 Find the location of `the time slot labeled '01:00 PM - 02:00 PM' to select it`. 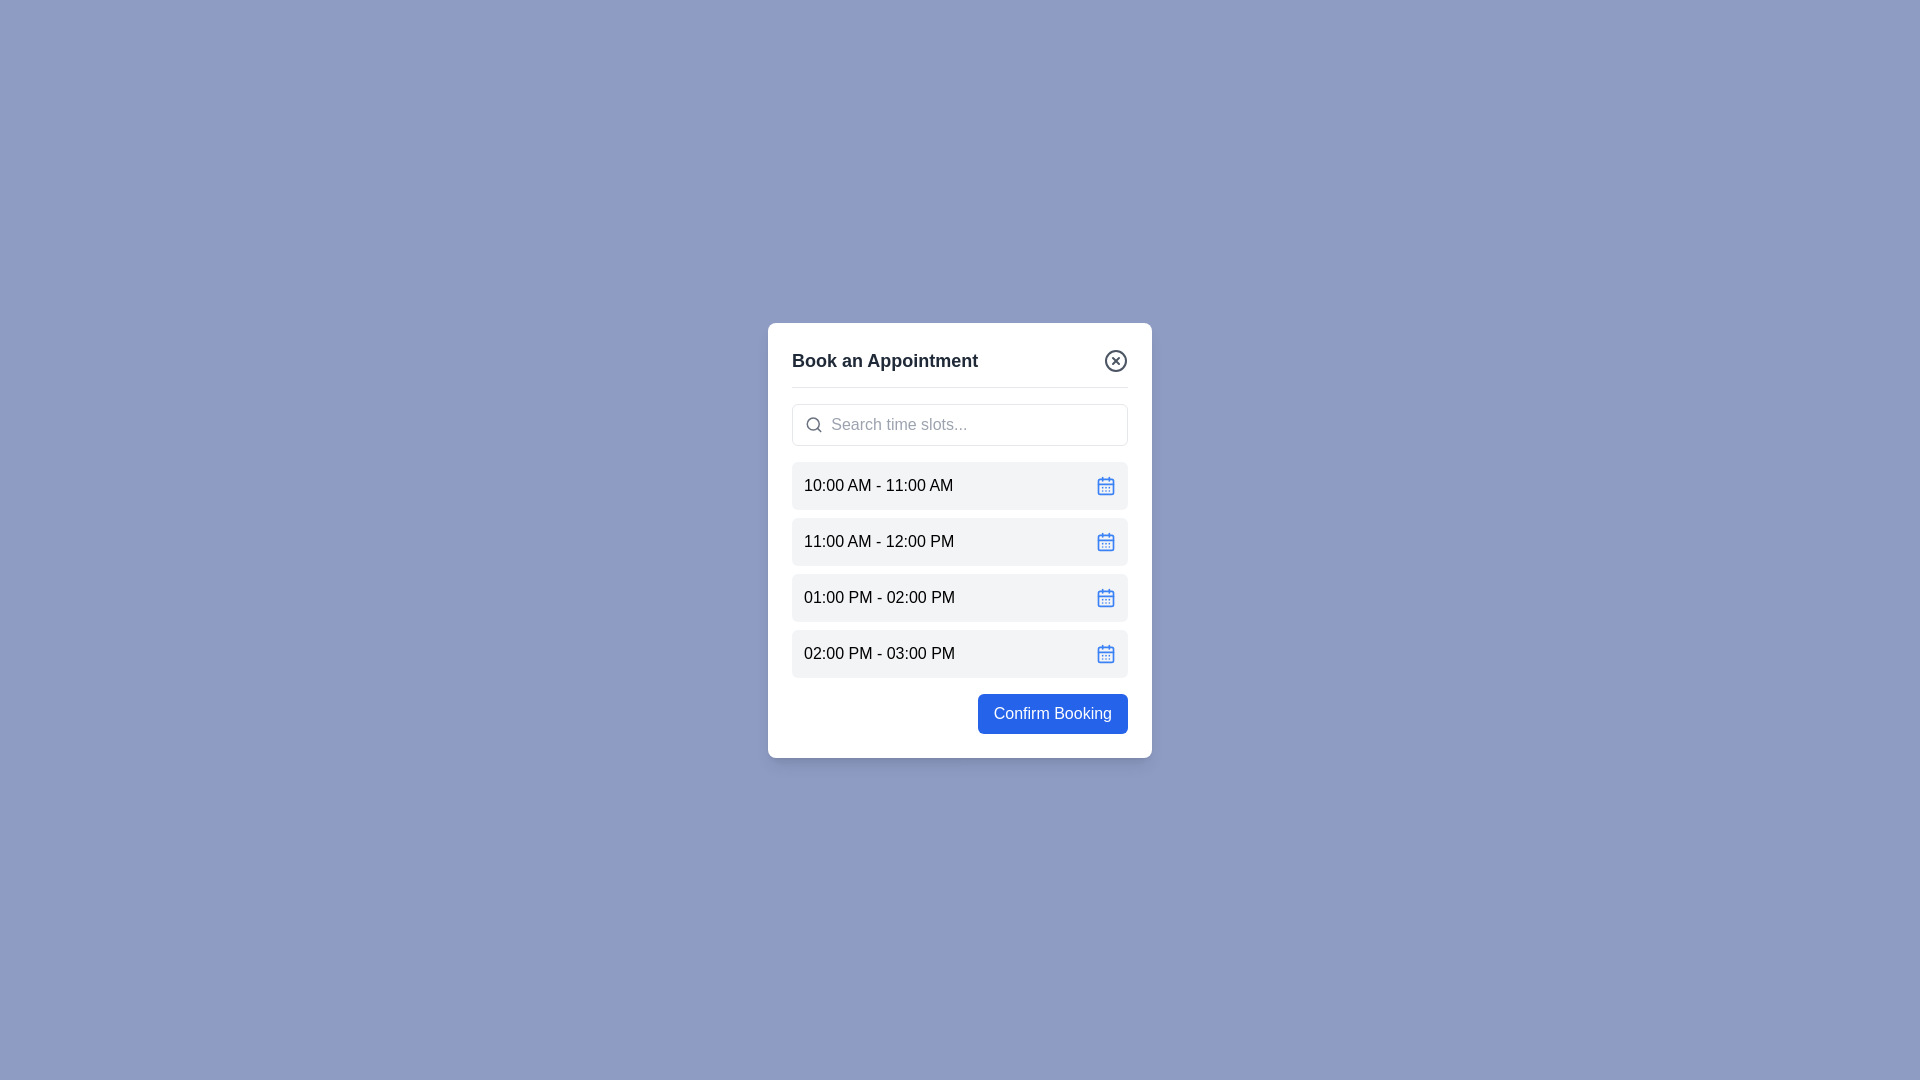

the time slot labeled '01:00 PM - 02:00 PM' to select it is located at coordinates (960, 596).